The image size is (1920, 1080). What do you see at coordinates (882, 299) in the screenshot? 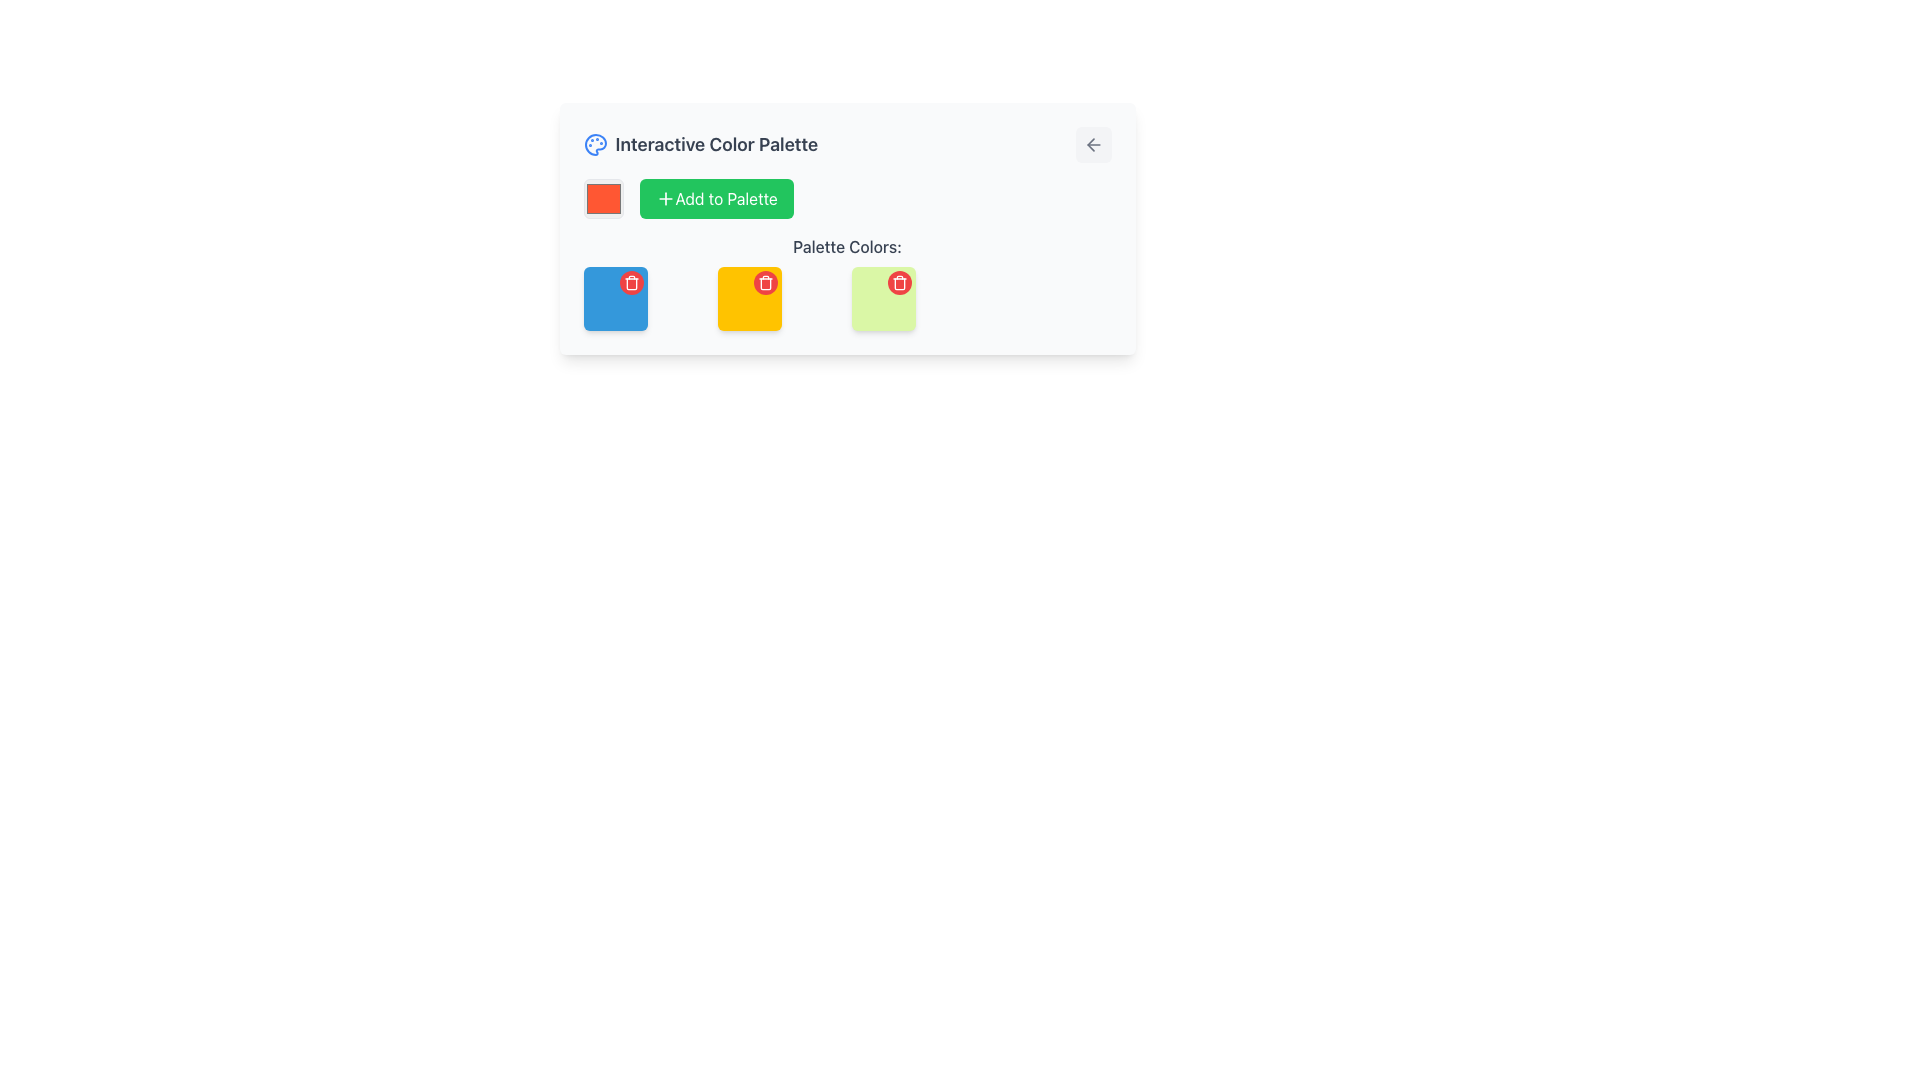
I see `the color swatch located in the bottom-right corner of the 'Palette Colors' grid` at bounding box center [882, 299].